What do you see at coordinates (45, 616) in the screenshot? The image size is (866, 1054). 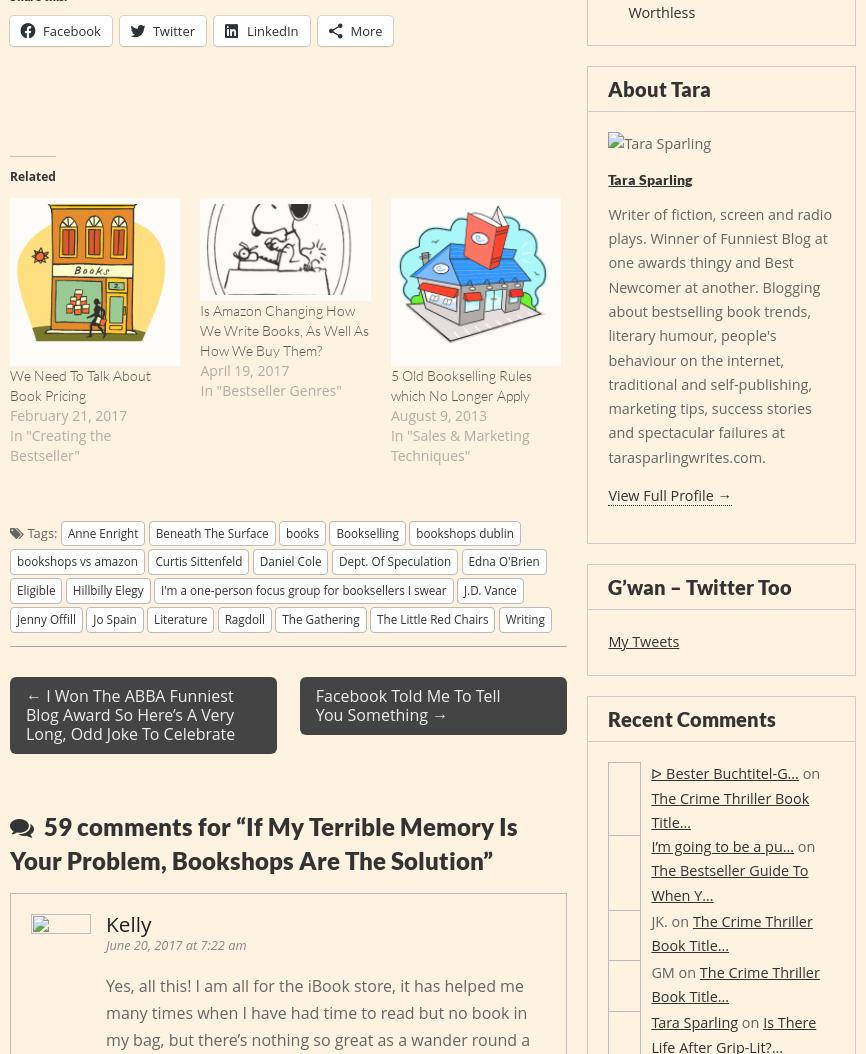 I see `'Jenny Offill'` at bounding box center [45, 616].